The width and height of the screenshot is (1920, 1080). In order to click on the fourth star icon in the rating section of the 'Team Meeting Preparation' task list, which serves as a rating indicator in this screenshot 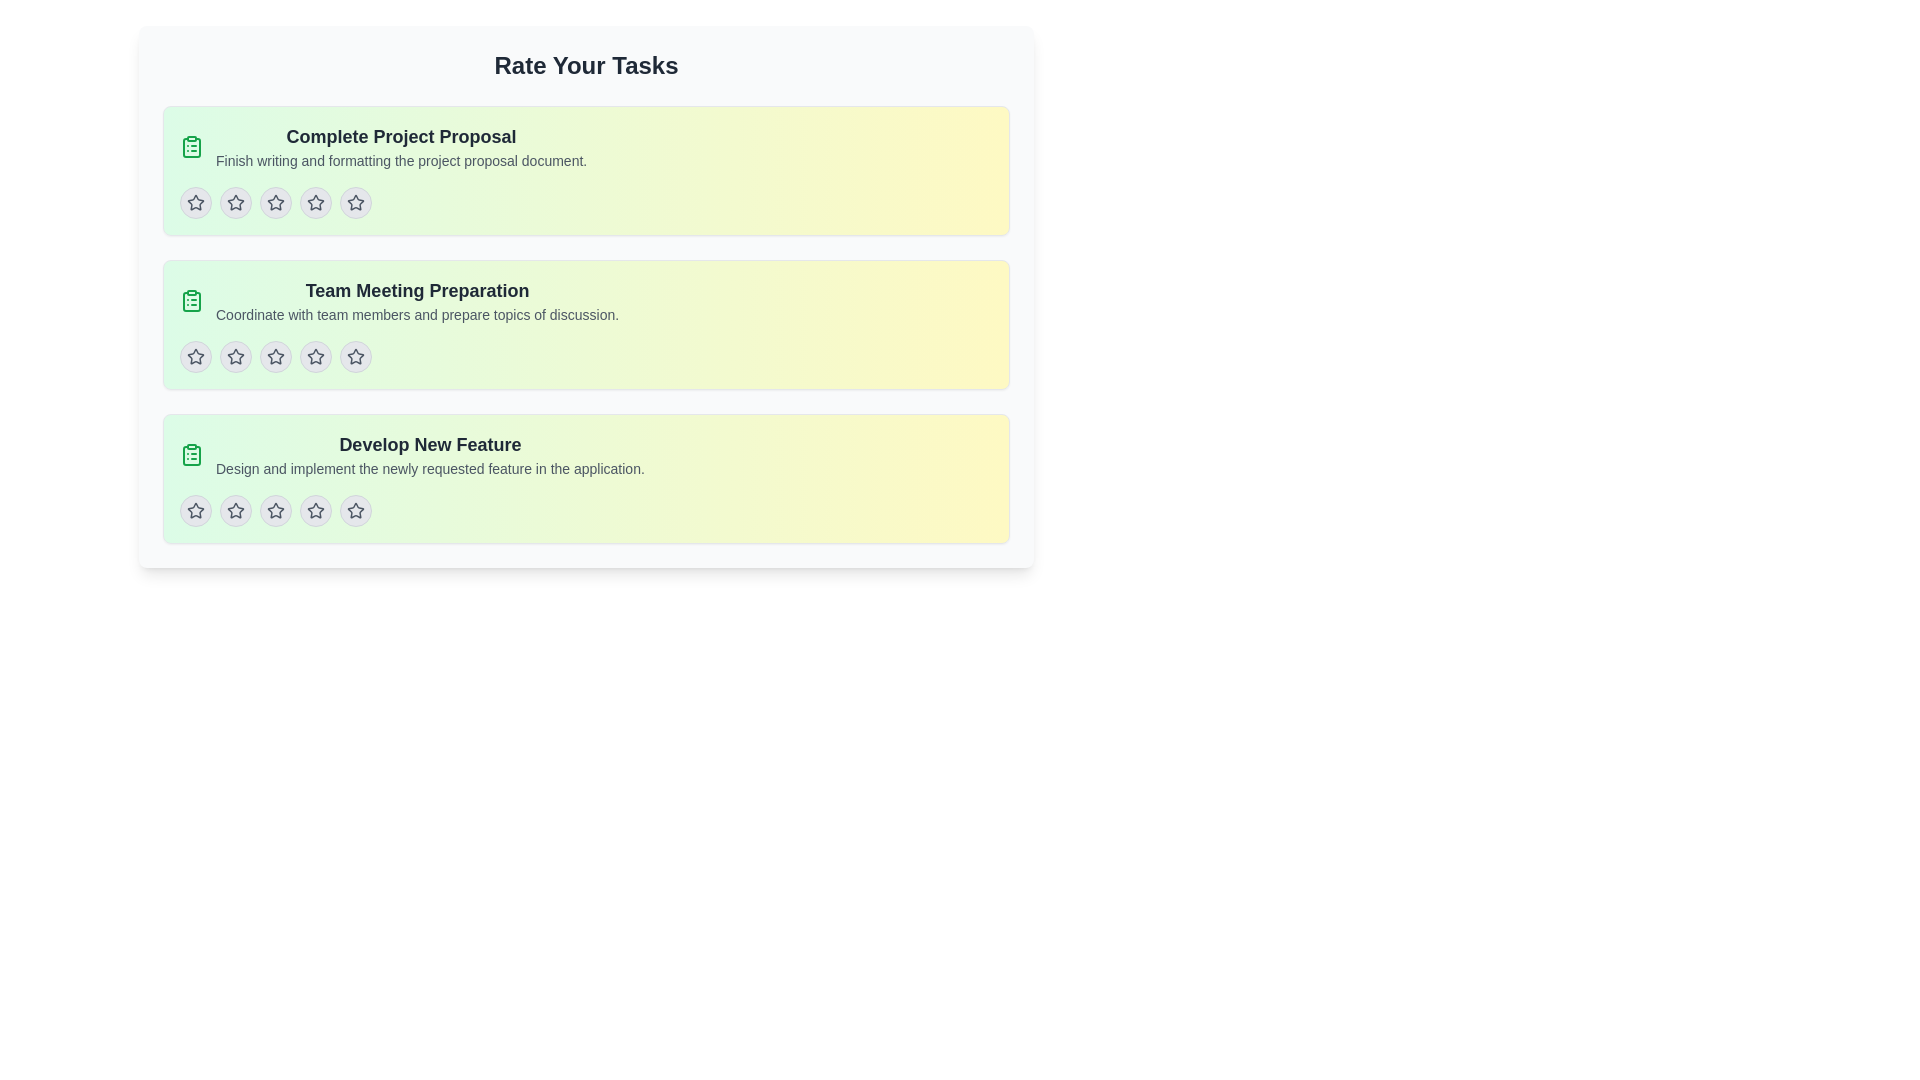, I will do `click(355, 356)`.